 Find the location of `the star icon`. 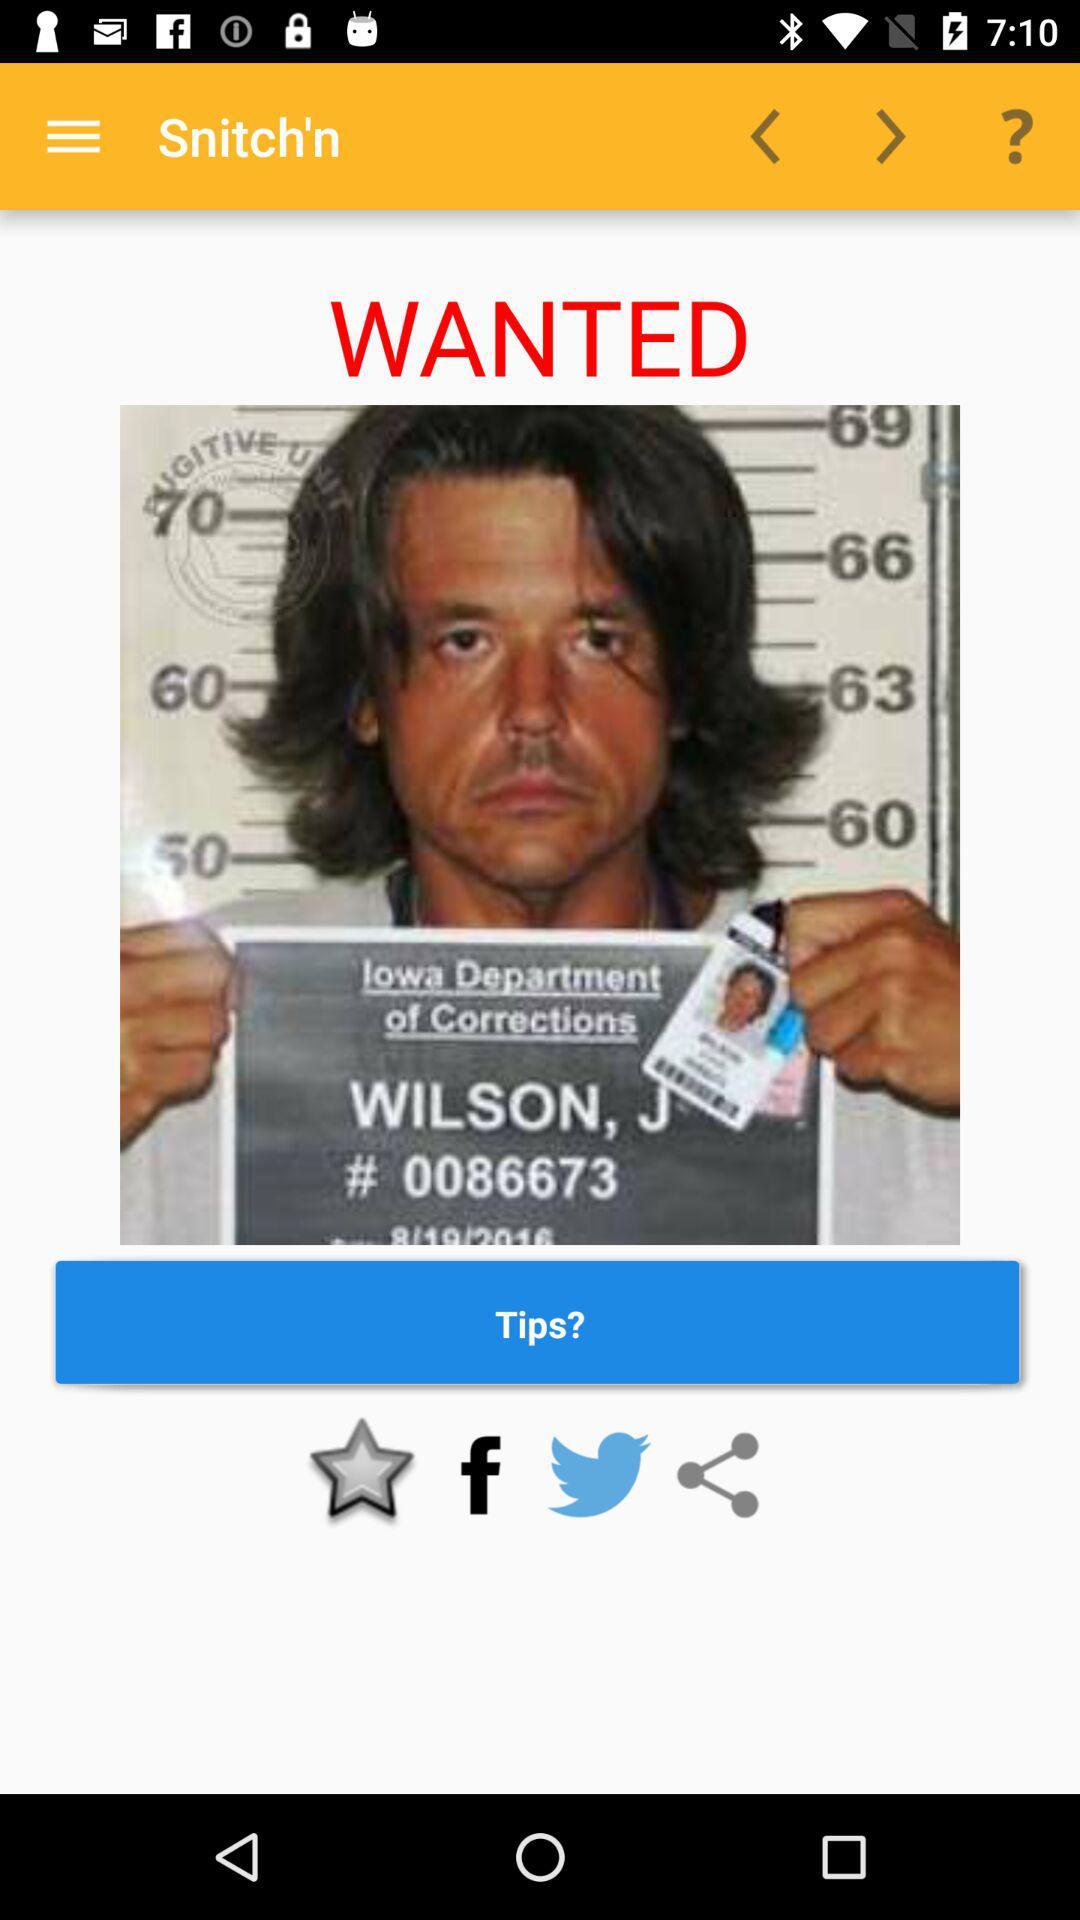

the star icon is located at coordinates (362, 1475).